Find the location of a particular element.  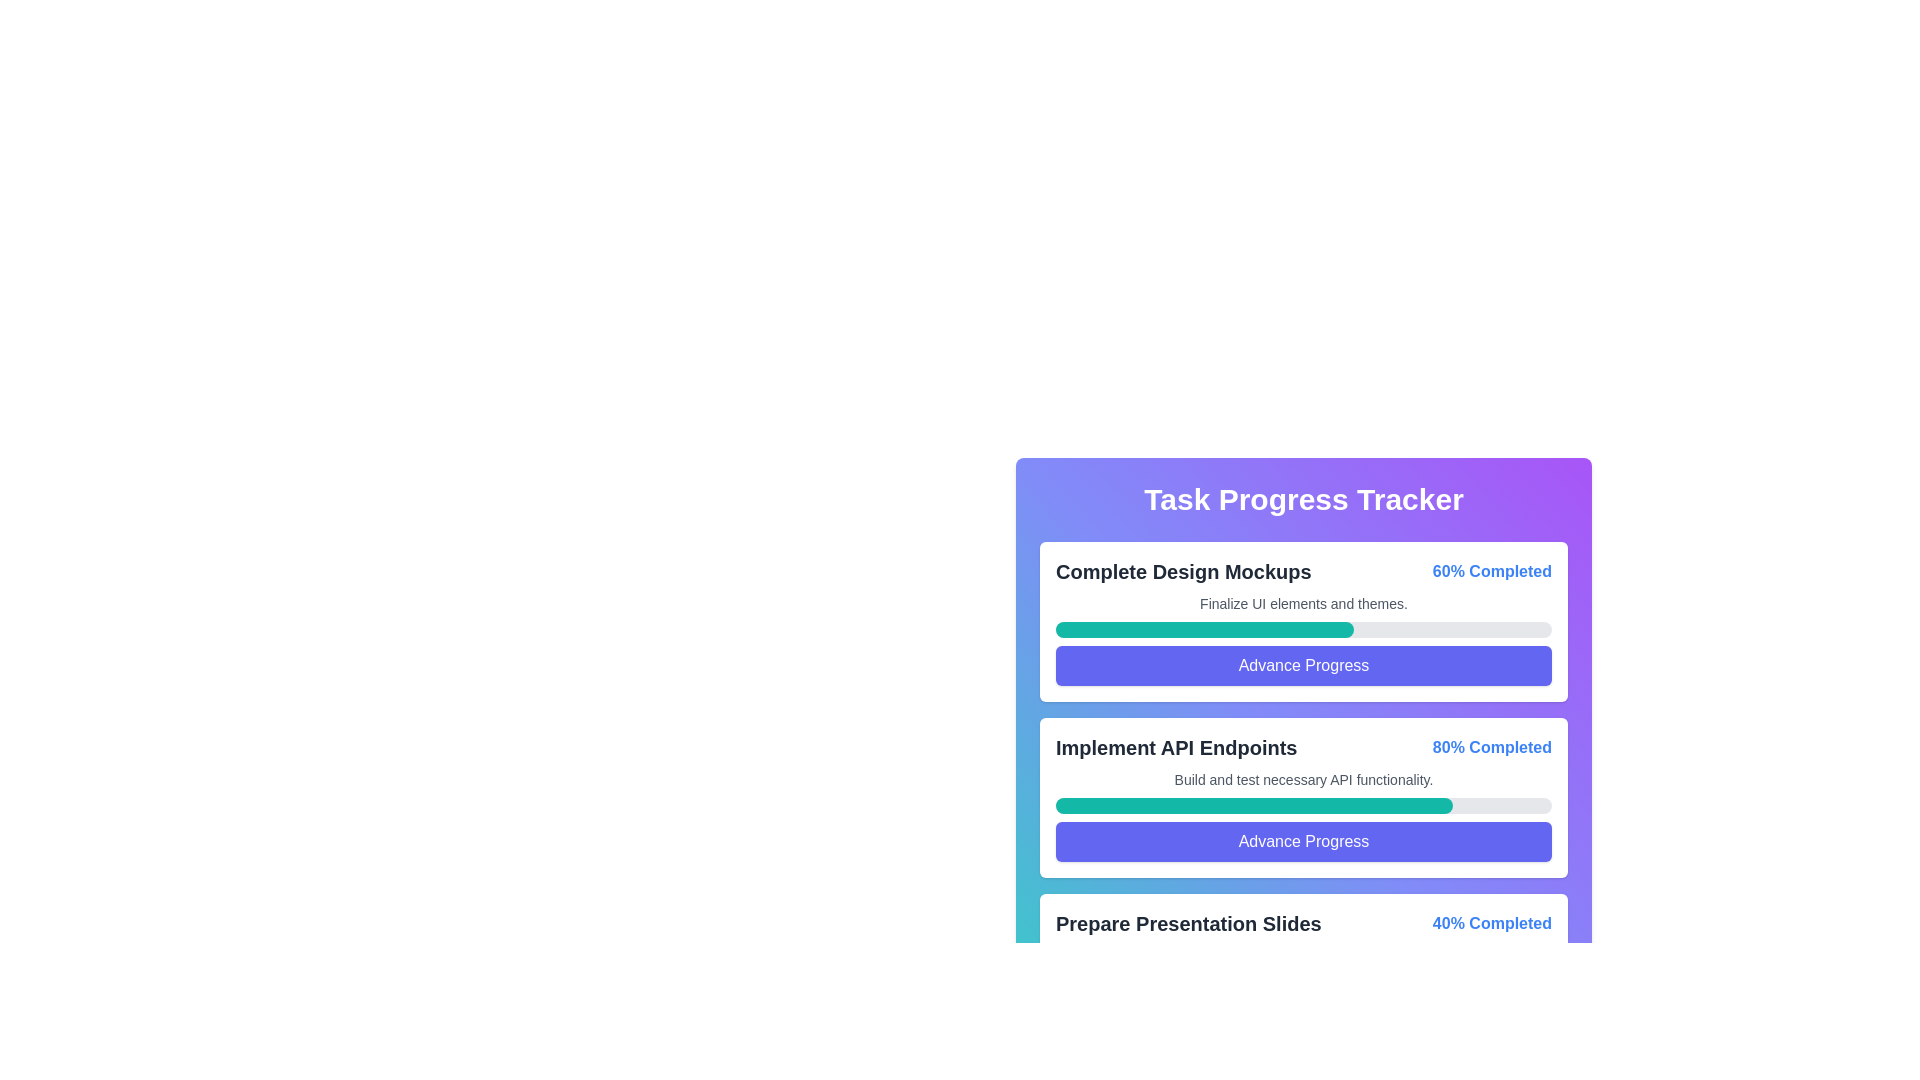

the button located centrally beneath the progress bar for the task 'Implement API Endpoints' to advance the progress is located at coordinates (1304, 841).